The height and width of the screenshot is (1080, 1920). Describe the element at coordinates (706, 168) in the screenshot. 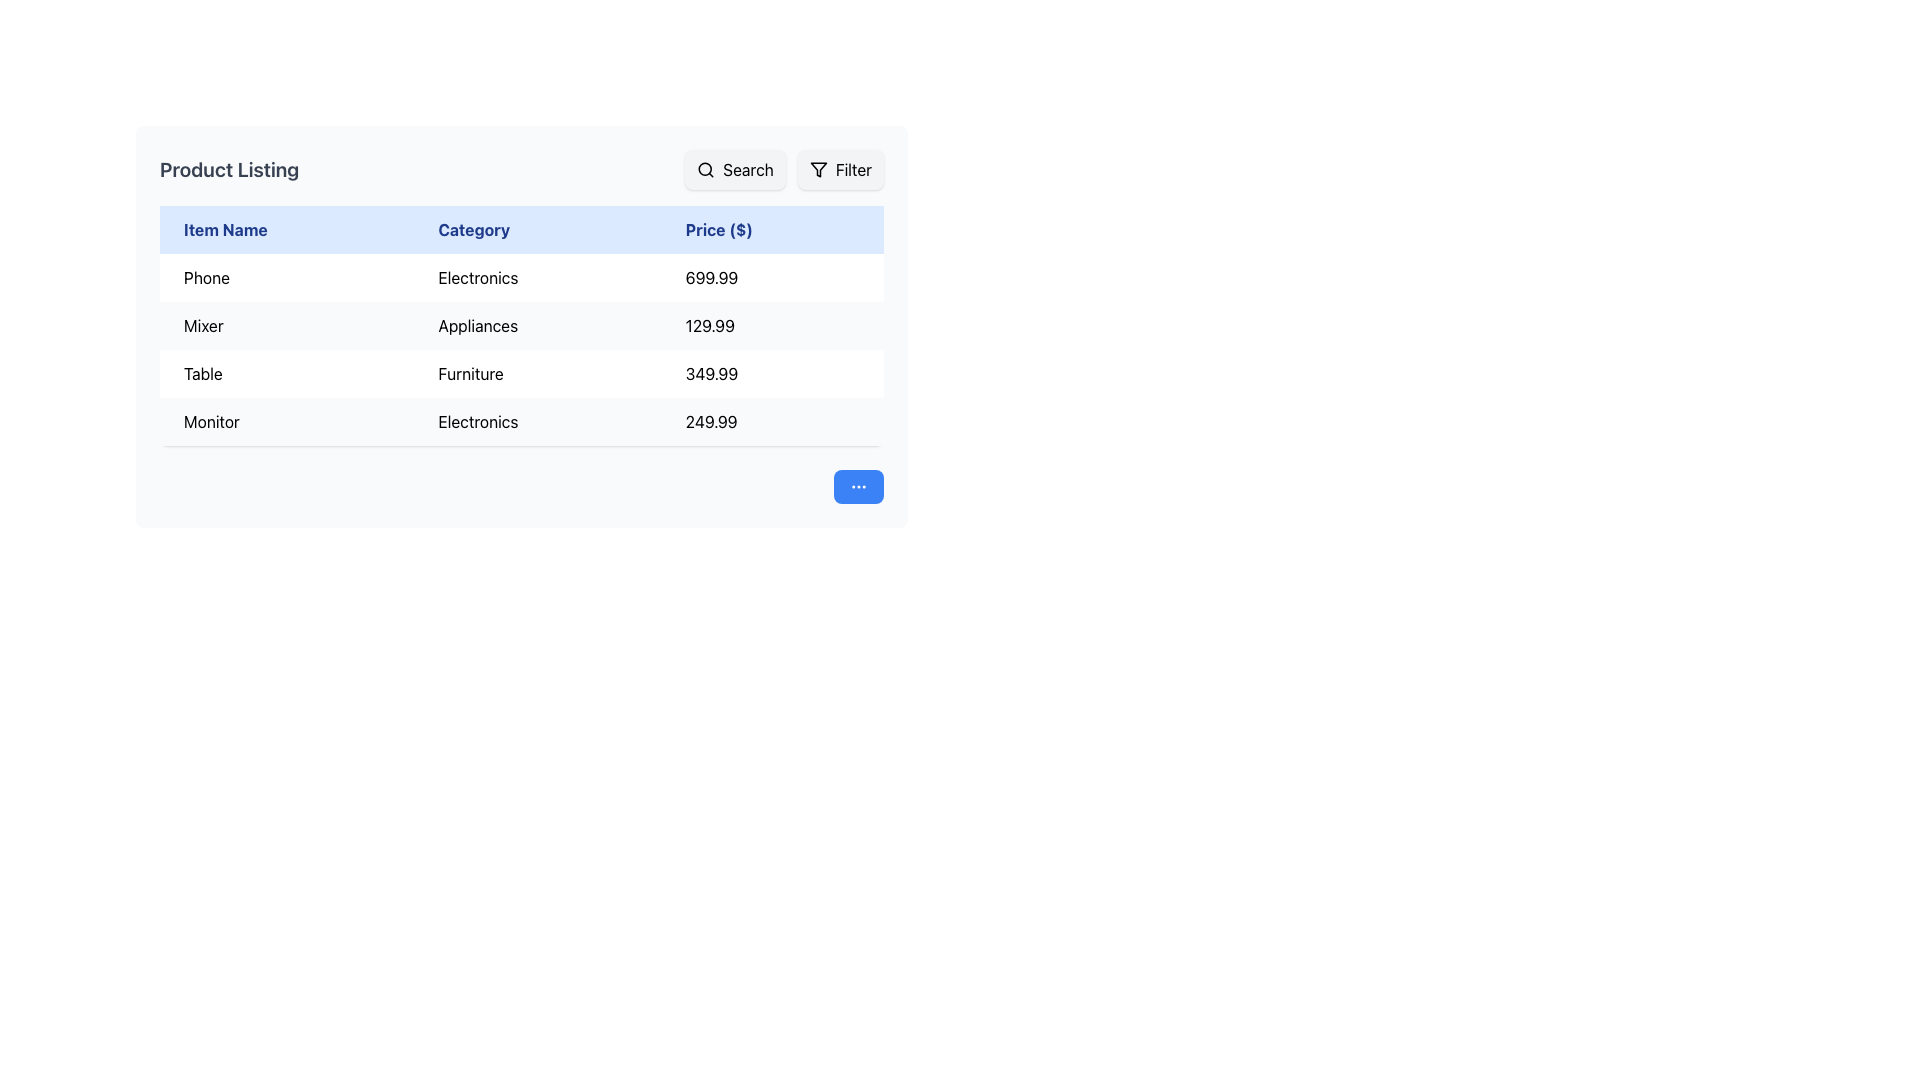

I see `the search icon within the 'Search' button located at the top-right corner of the interface to observe any hover-specific effects` at that location.